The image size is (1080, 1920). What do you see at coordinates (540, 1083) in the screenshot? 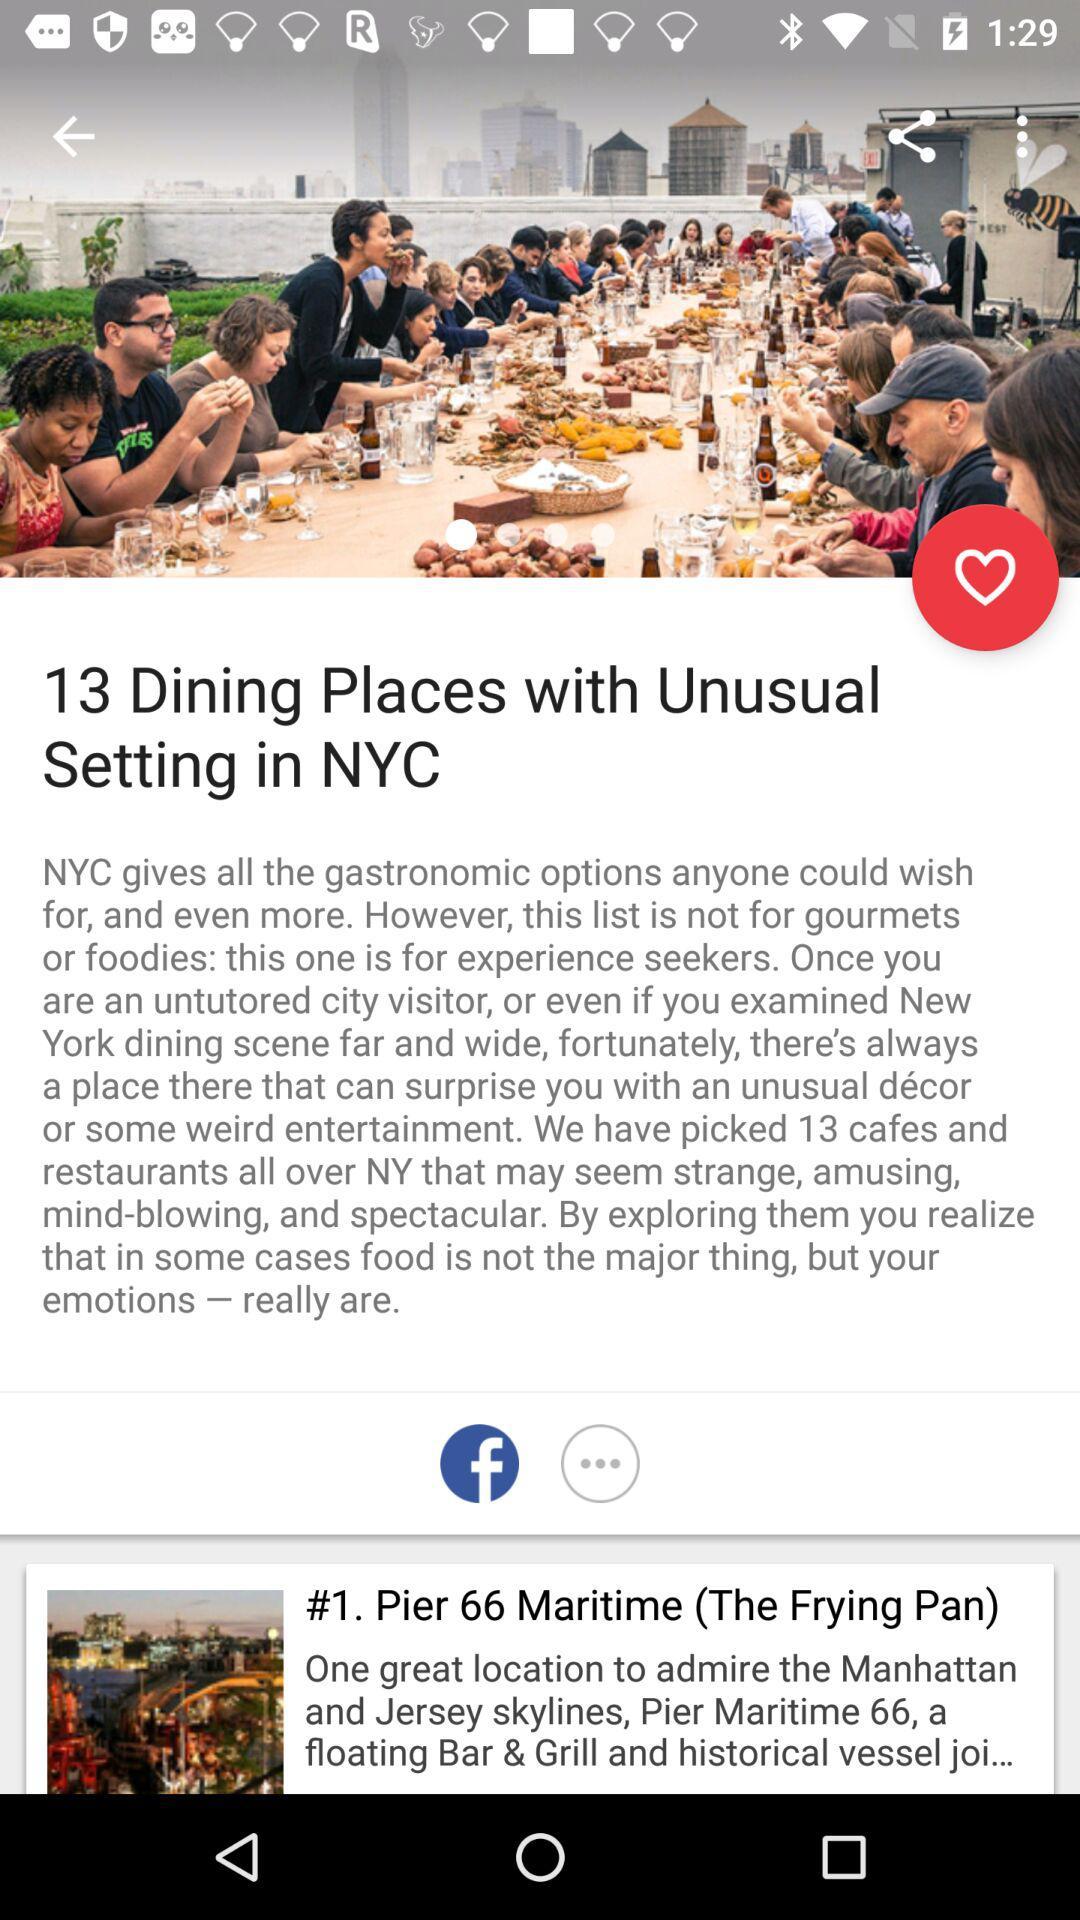
I see `item below the 13 dining places` at bounding box center [540, 1083].